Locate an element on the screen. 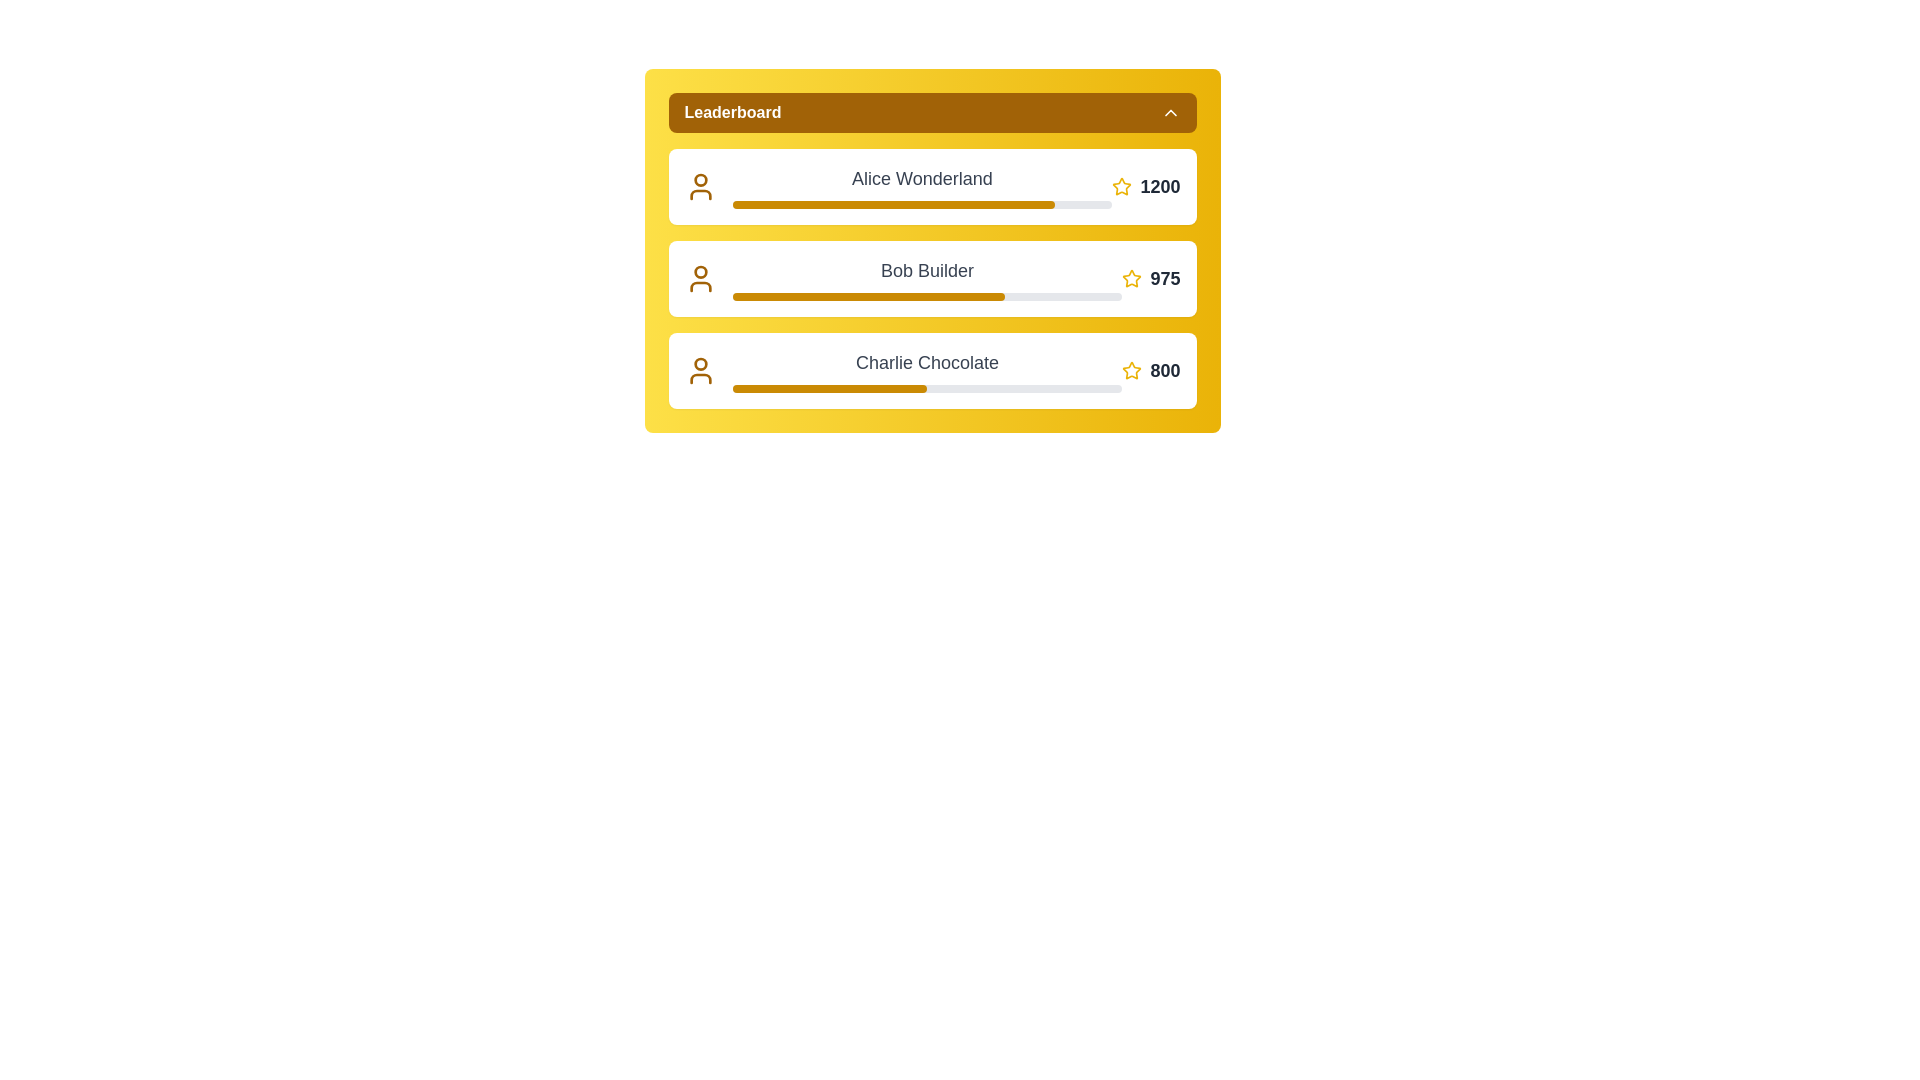  the upward arrow icon located to the right of the 'Leaderboard' header is located at coordinates (1170, 112).